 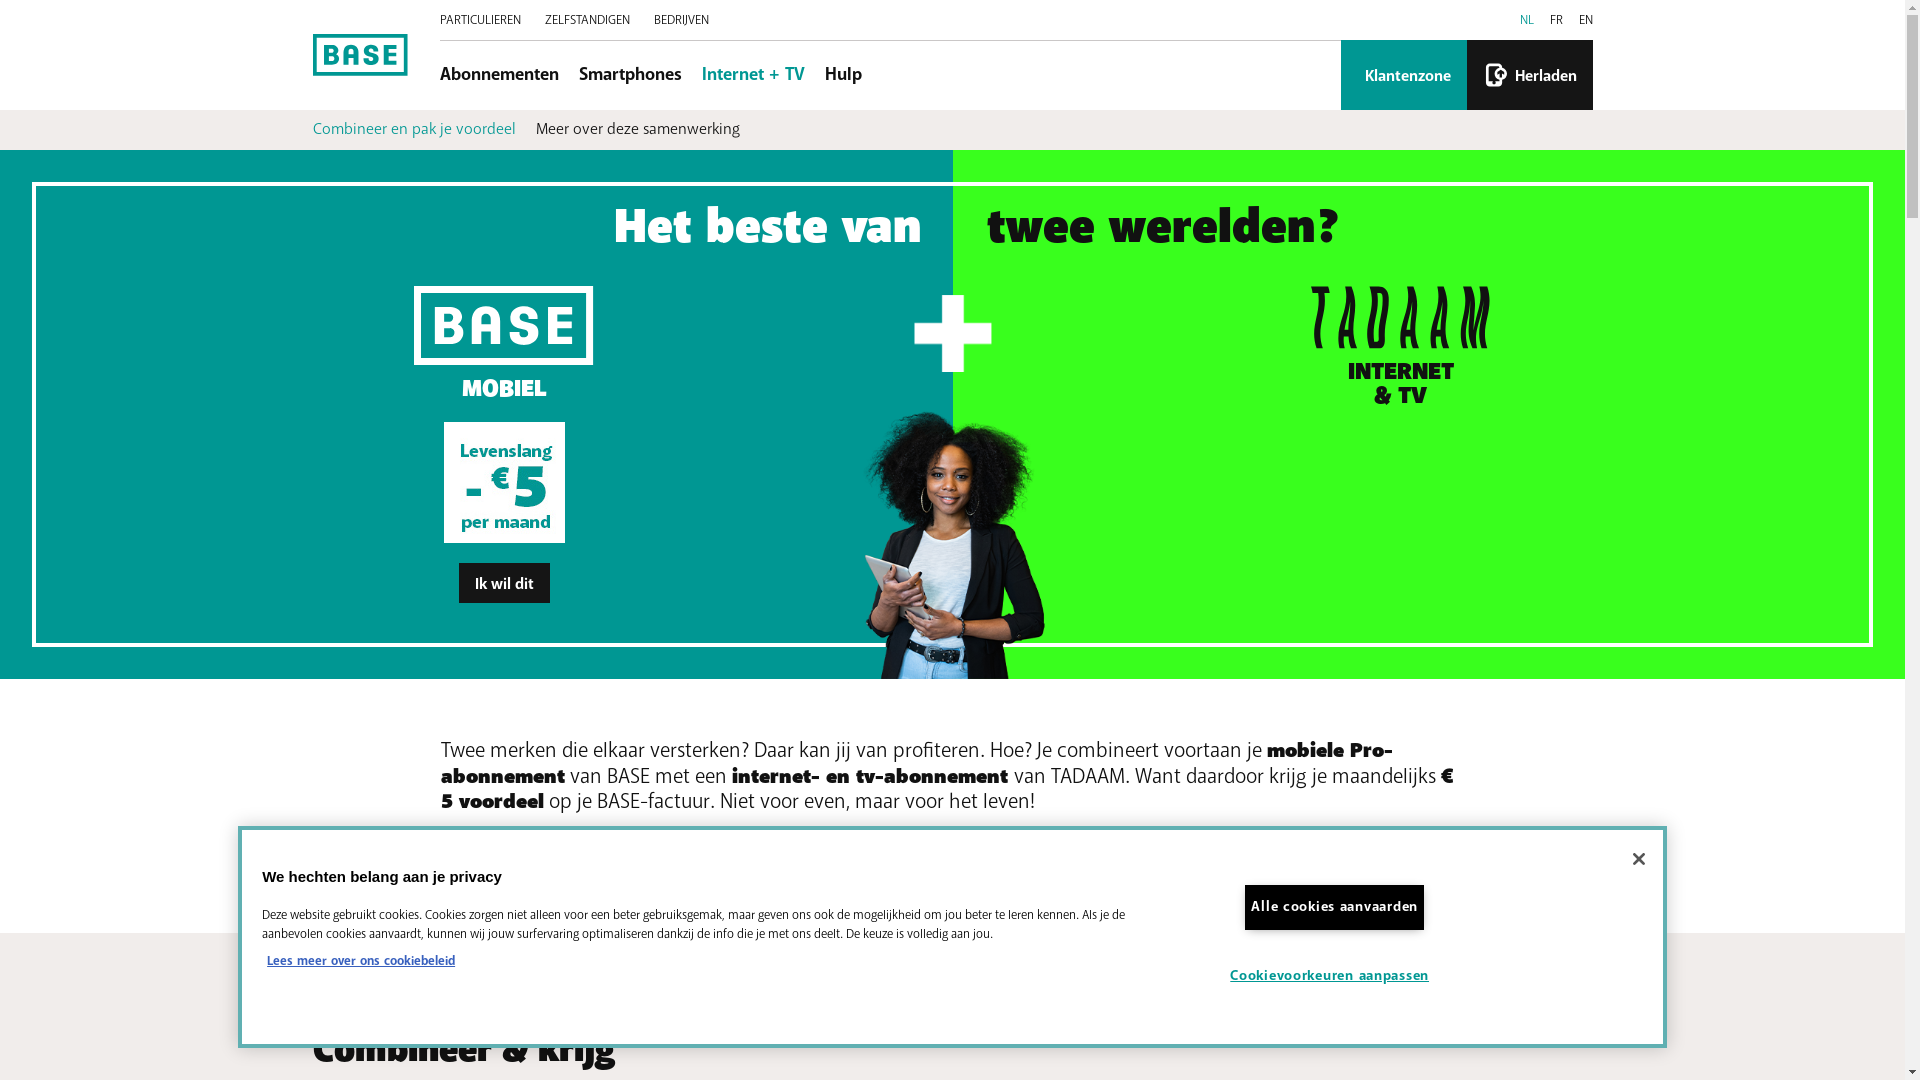 I want to click on 'PARTICULIEREN', so click(x=480, y=19).